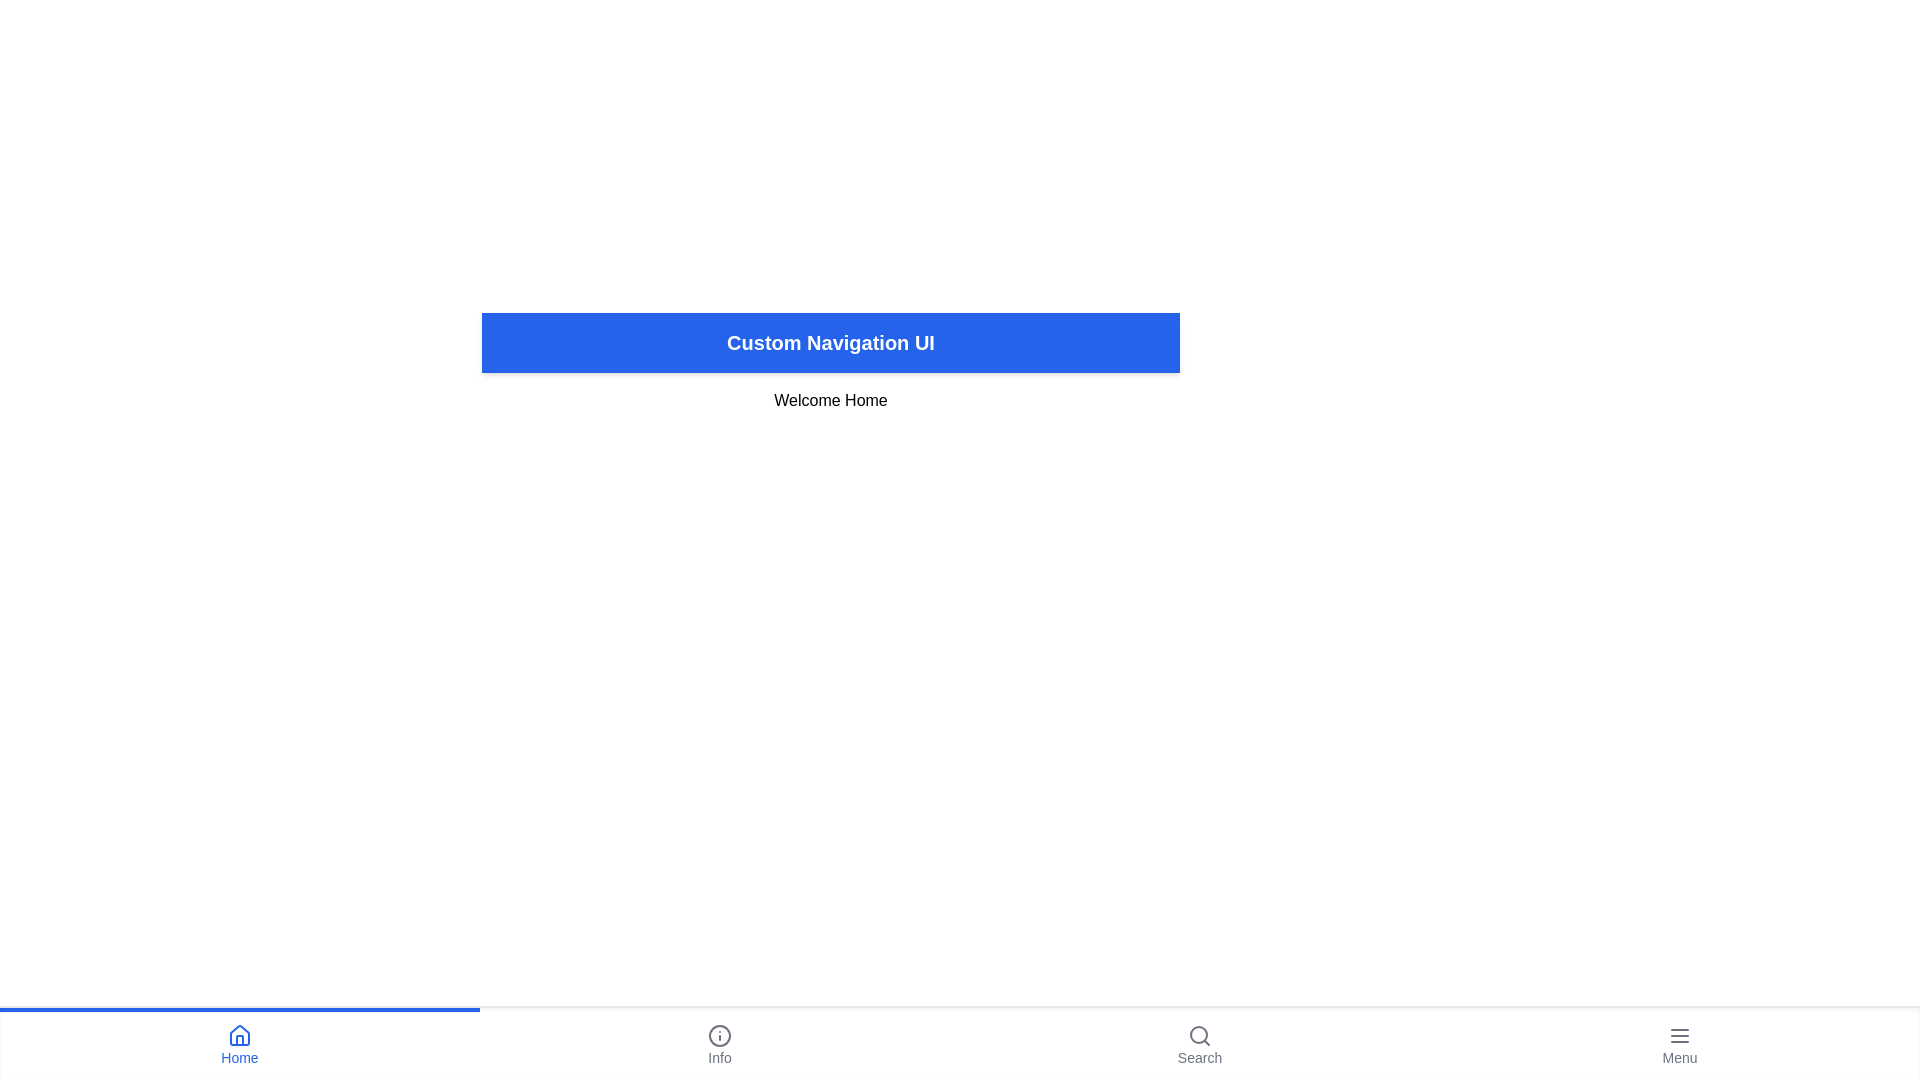 This screenshot has height=1080, width=1920. What do you see at coordinates (240, 1034) in the screenshot?
I see `the upper triangular part of the blue house icon located in the bottom navigation bar, which is the first icon from the left` at bounding box center [240, 1034].